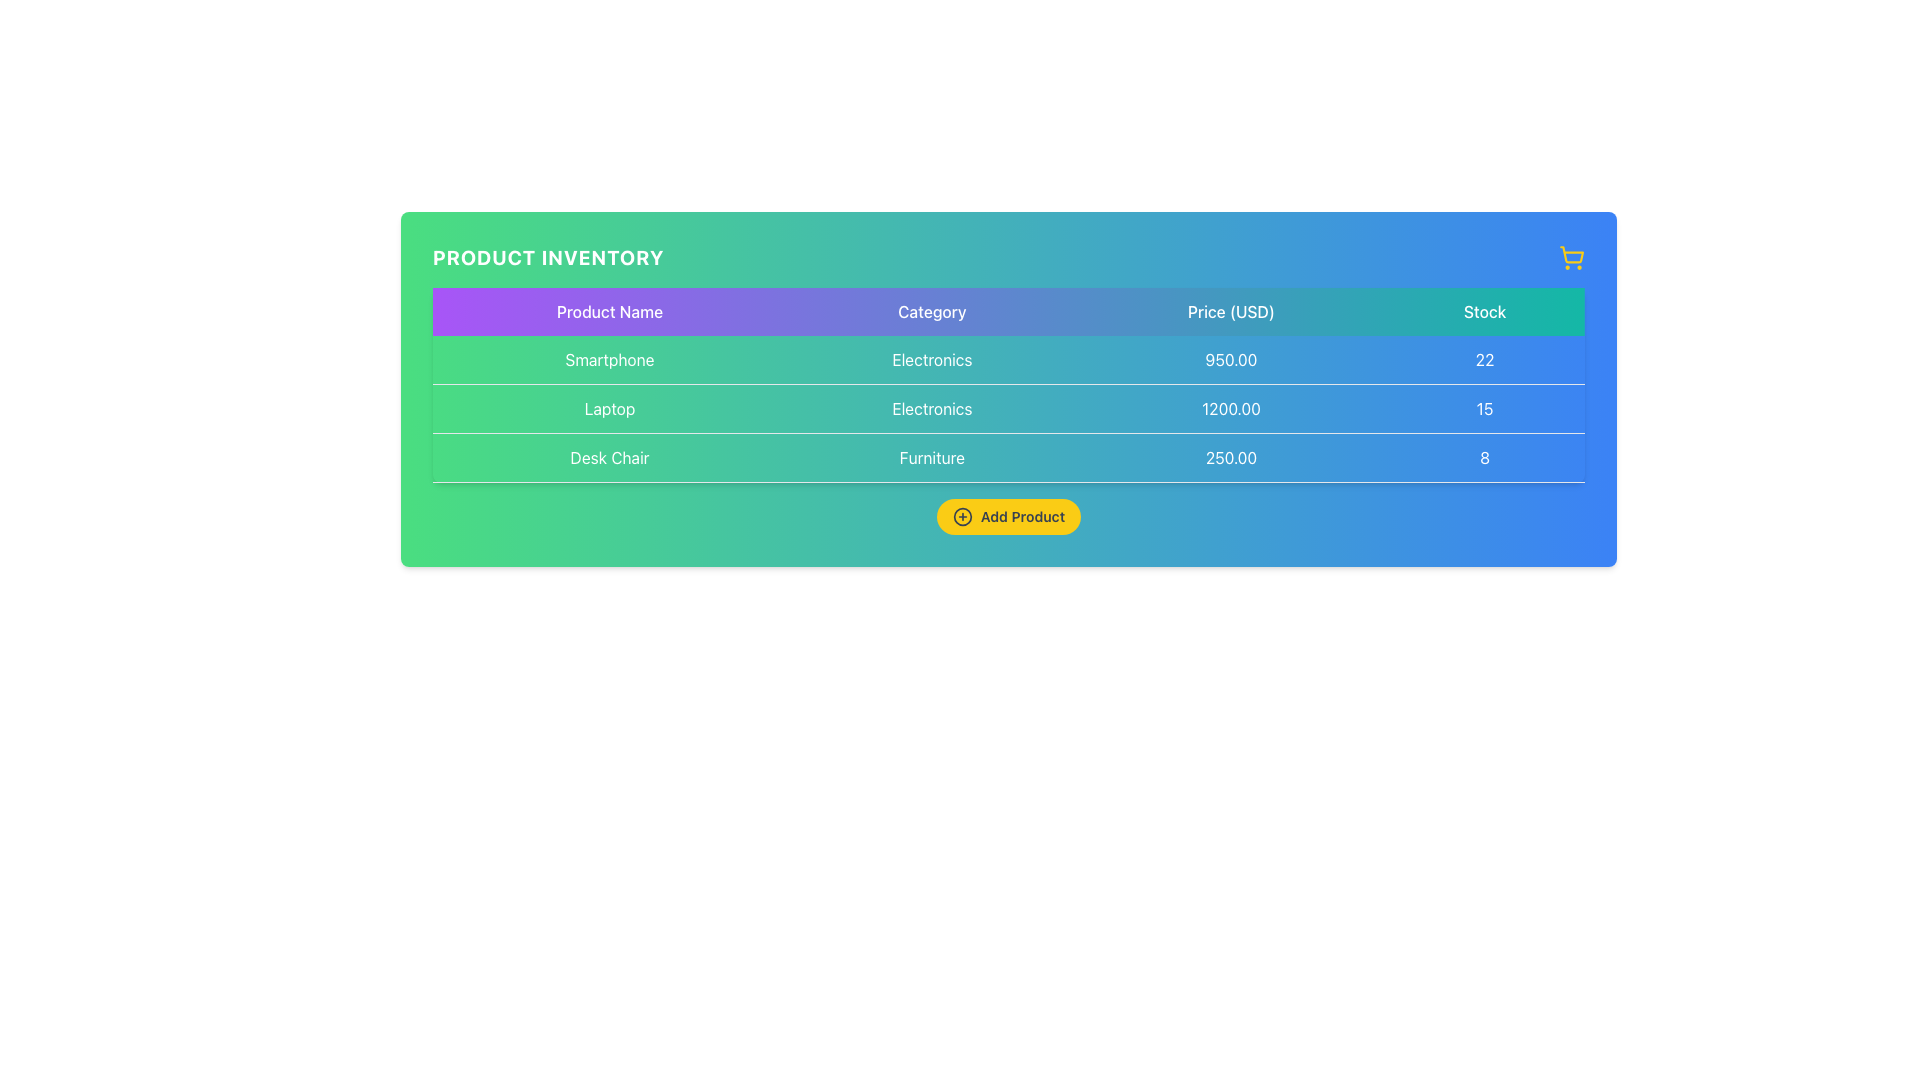  I want to click on the product name text label in the product inventory table, located in the first column below 'Smartphone' and 'Laptop', so click(608, 458).